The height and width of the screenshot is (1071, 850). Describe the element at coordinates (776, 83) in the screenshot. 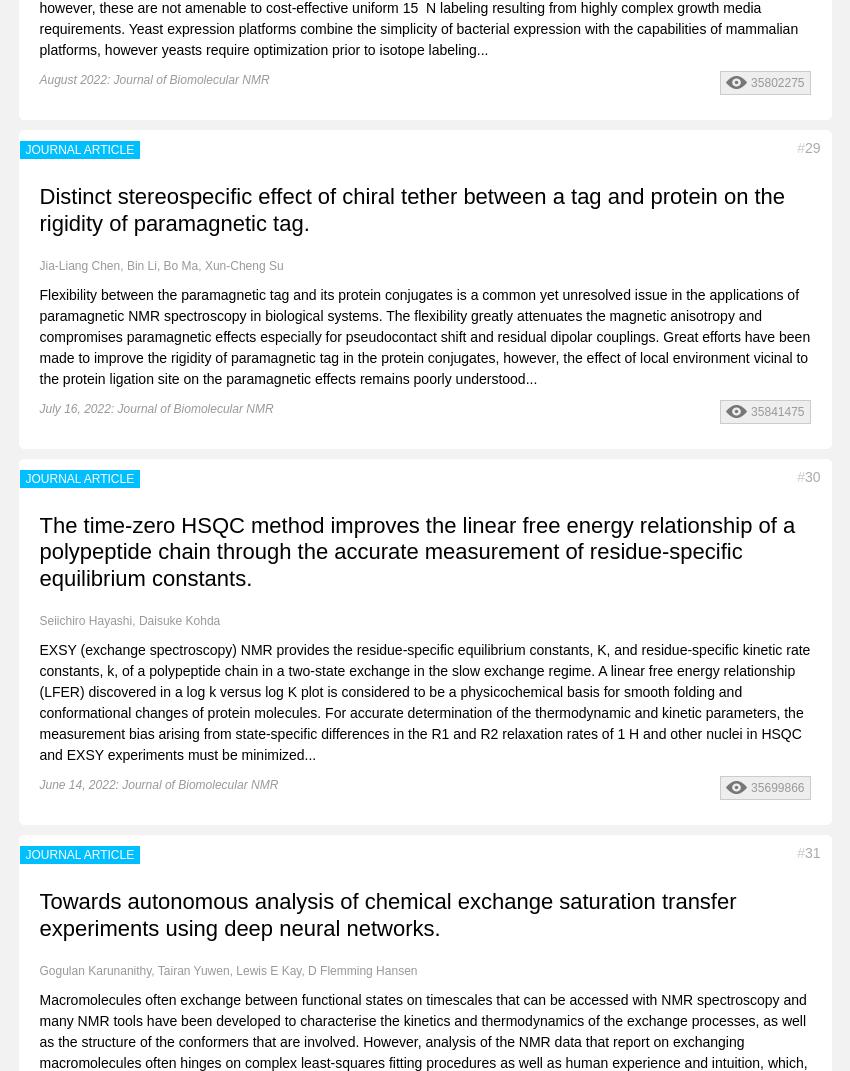

I see `'35802275'` at that location.